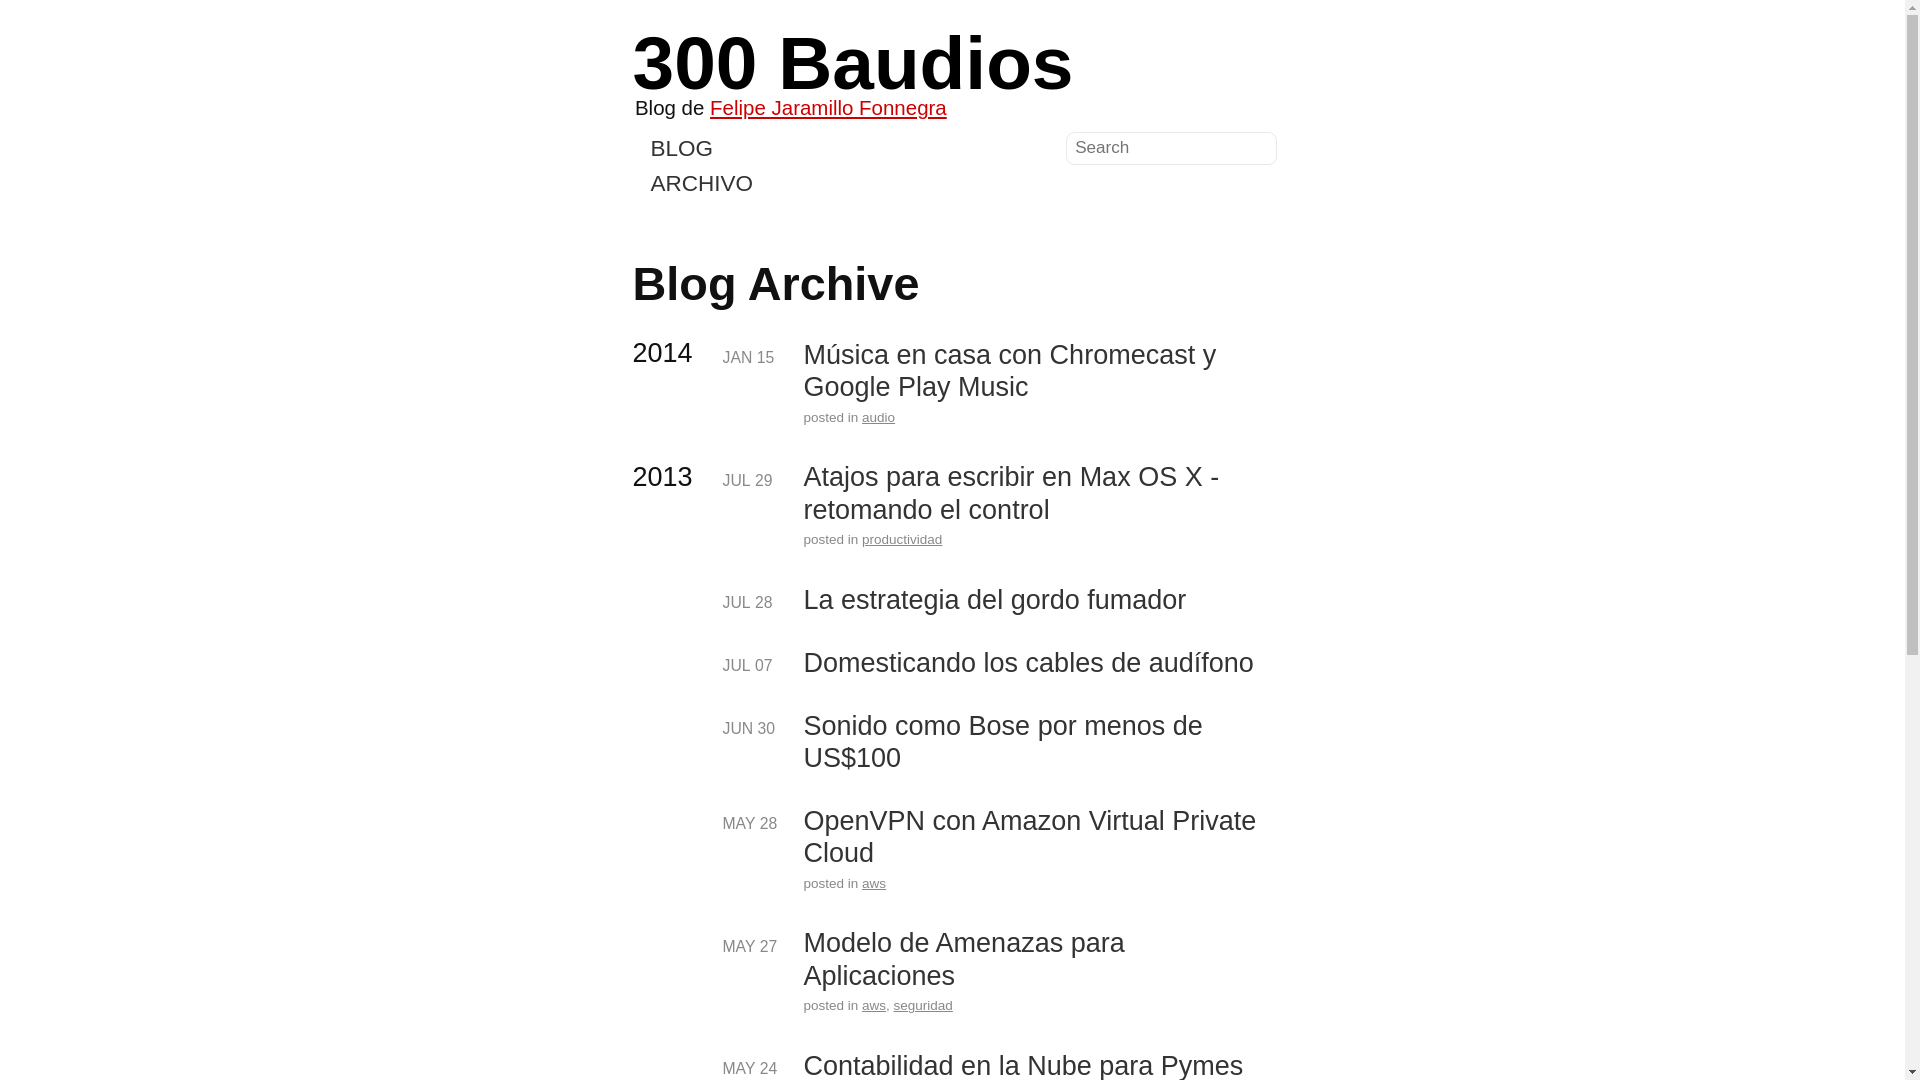 This screenshot has width=1920, height=1080. What do you see at coordinates (1038, 837) in the screenshot?
I see `'OpenVPN con Amazon Virtual Private Cloud'` at bounding box center [1038, 837].